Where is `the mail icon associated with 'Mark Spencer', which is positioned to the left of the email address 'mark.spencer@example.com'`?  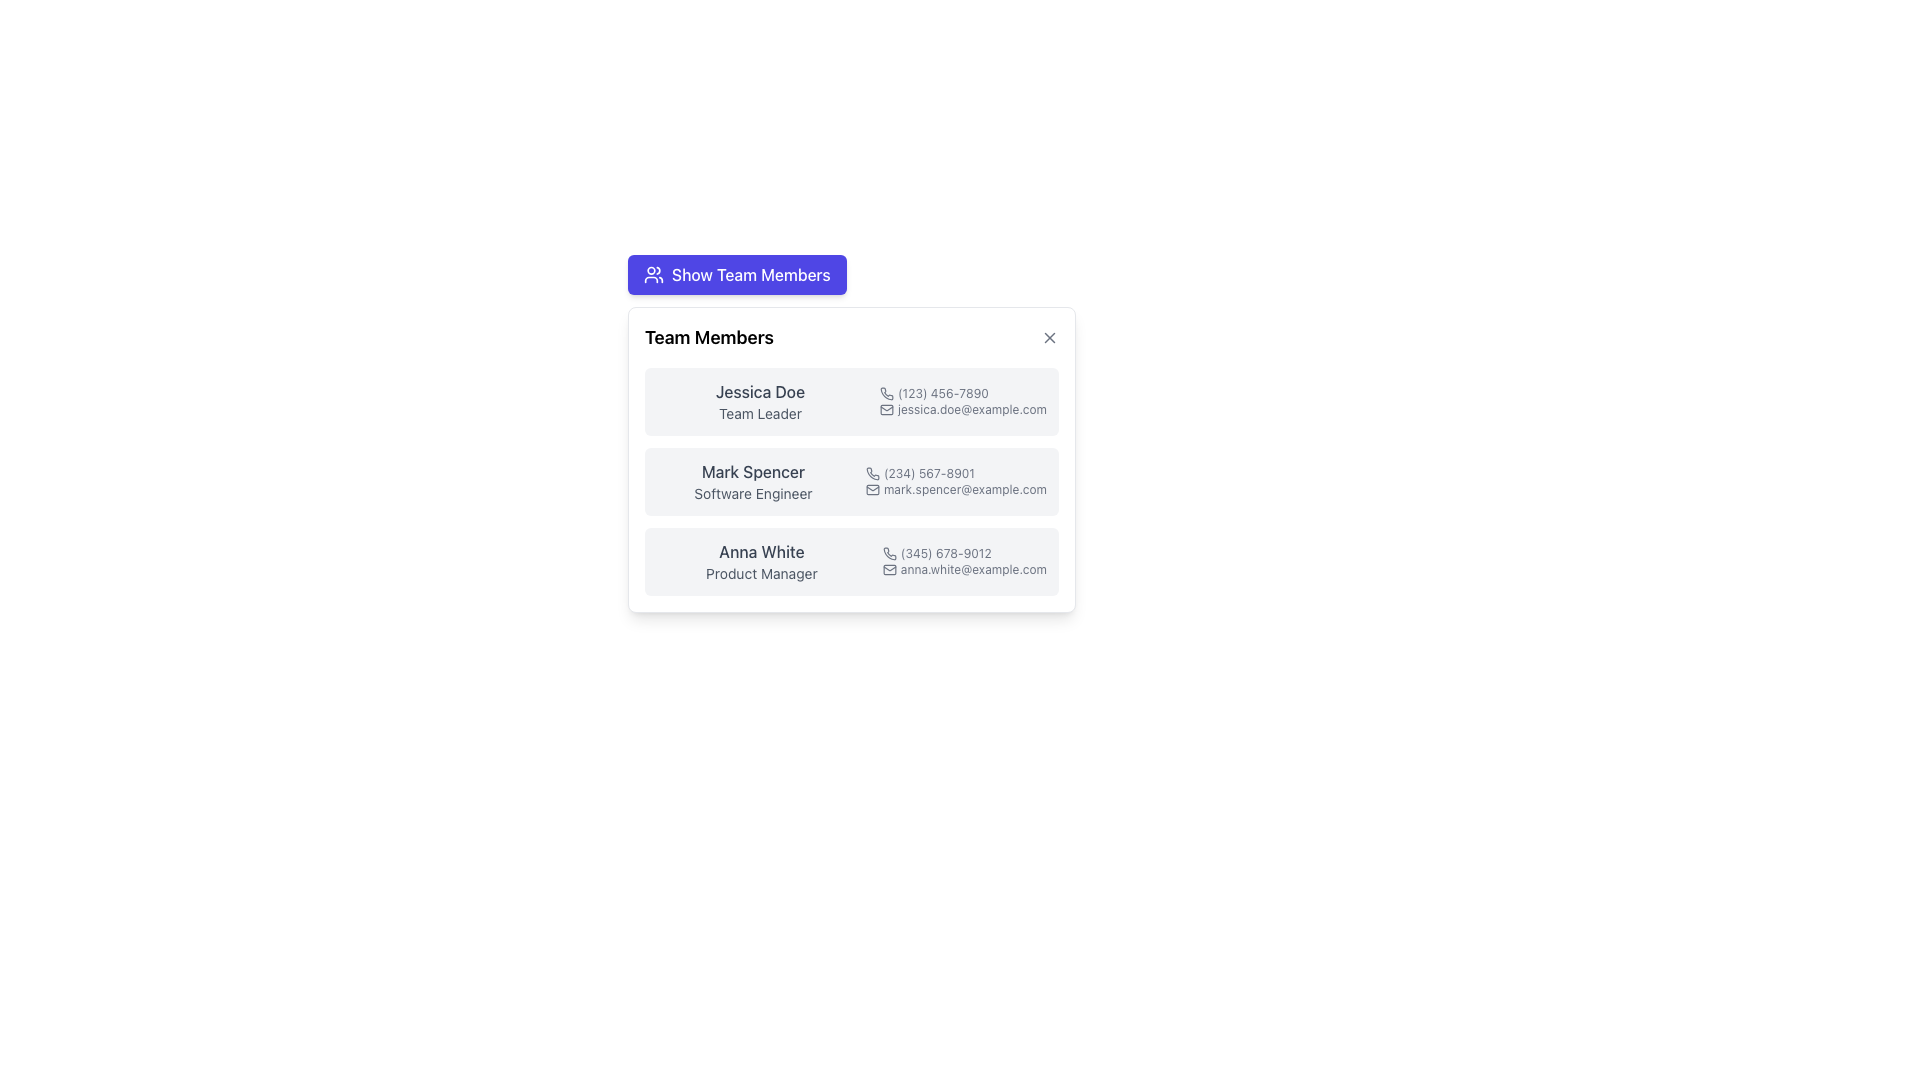 the mail icon associated with 'Mark Spencer', which is positioned to the left of the email address 'mark.spencer@example.com' is located at coordinates (872, 489).